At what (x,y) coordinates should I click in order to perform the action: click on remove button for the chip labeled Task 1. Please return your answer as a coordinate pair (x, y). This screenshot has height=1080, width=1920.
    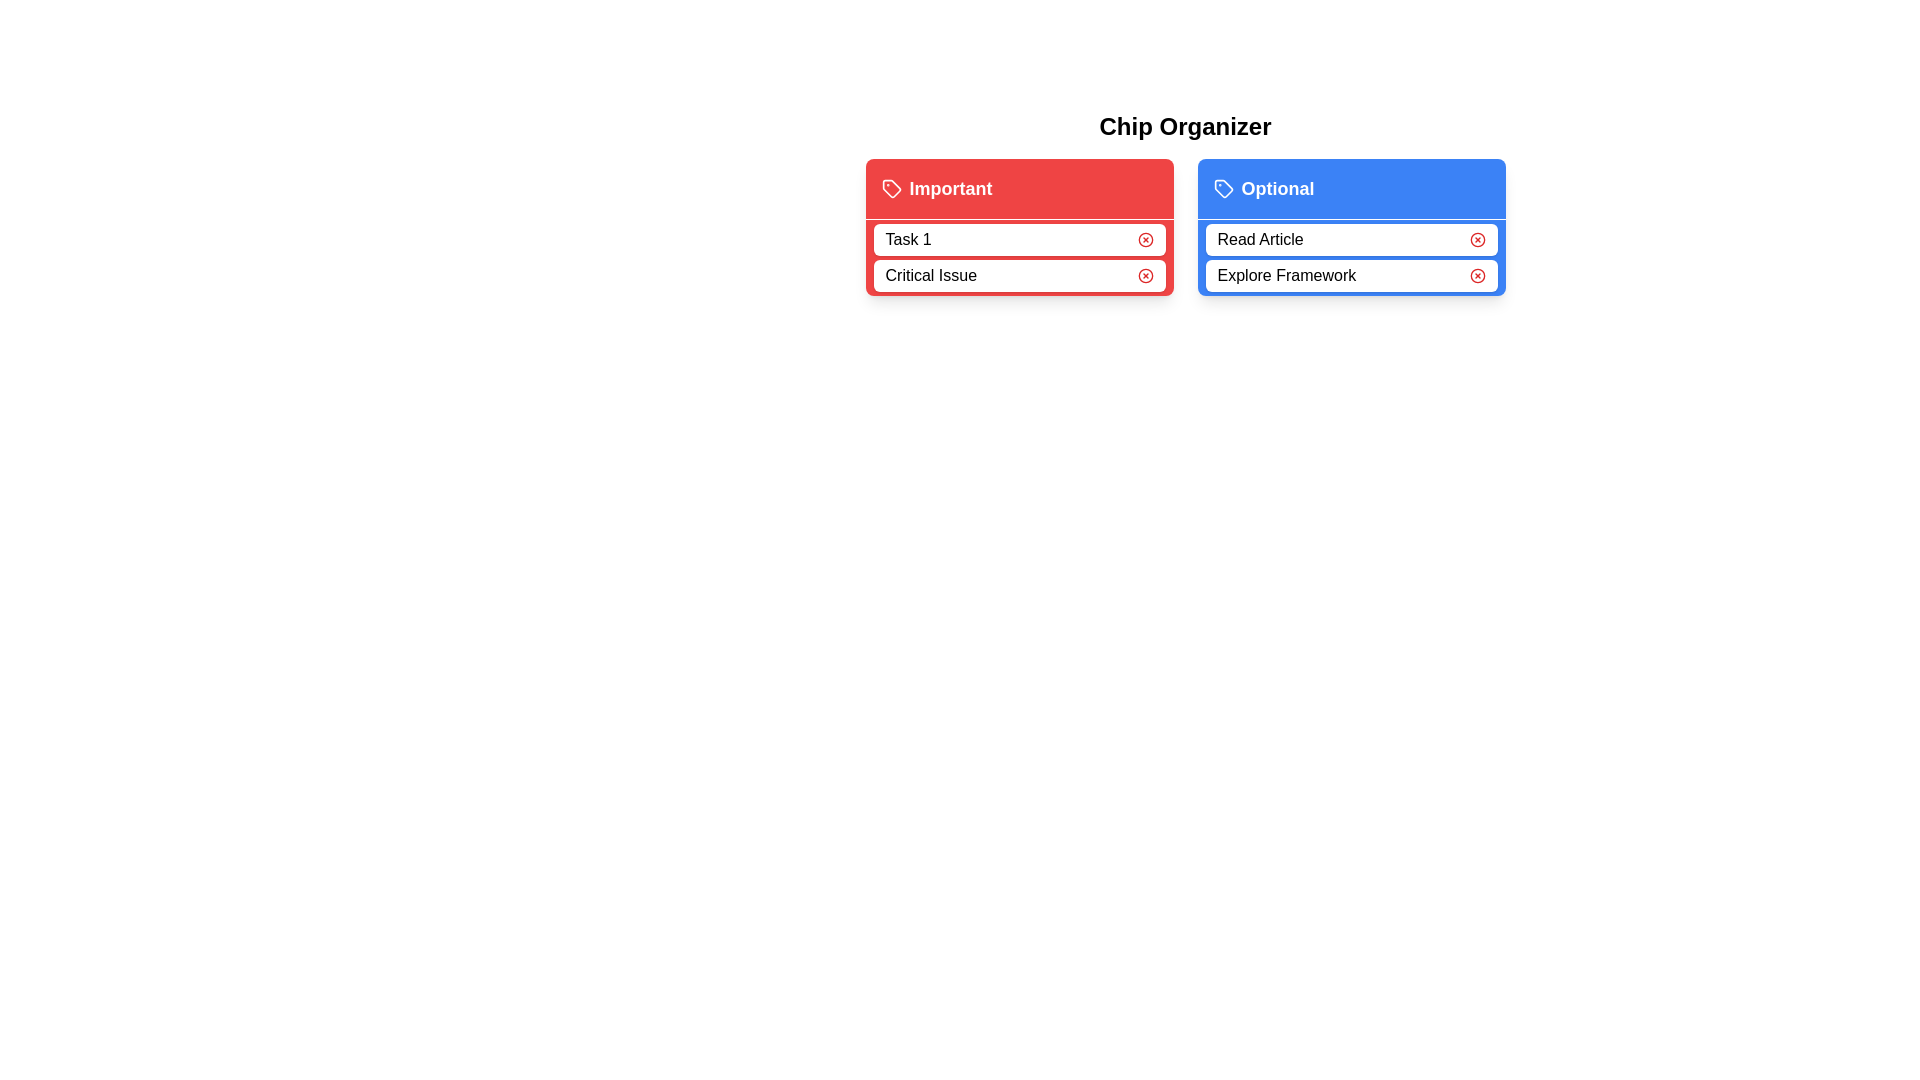
    Looking at the image, I should click on (1145, 238).